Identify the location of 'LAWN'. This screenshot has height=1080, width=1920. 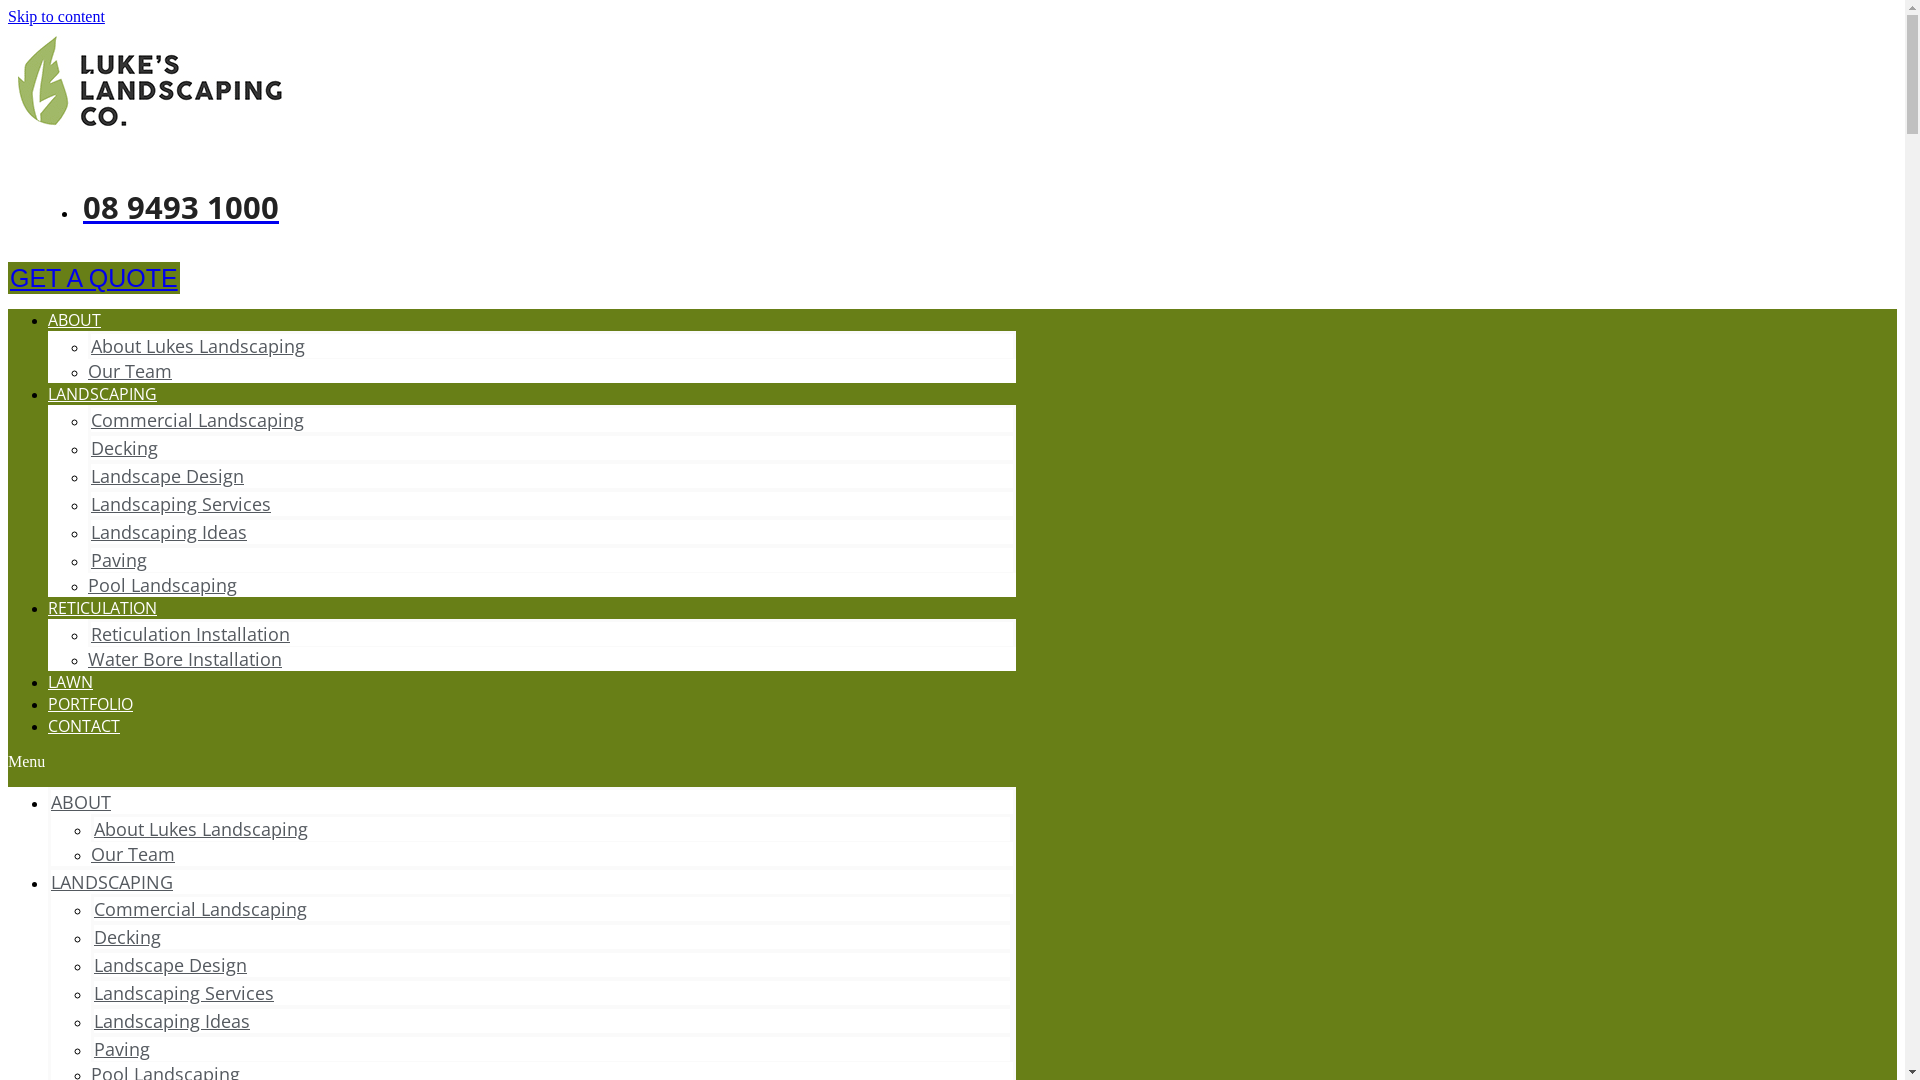
(70, 681).